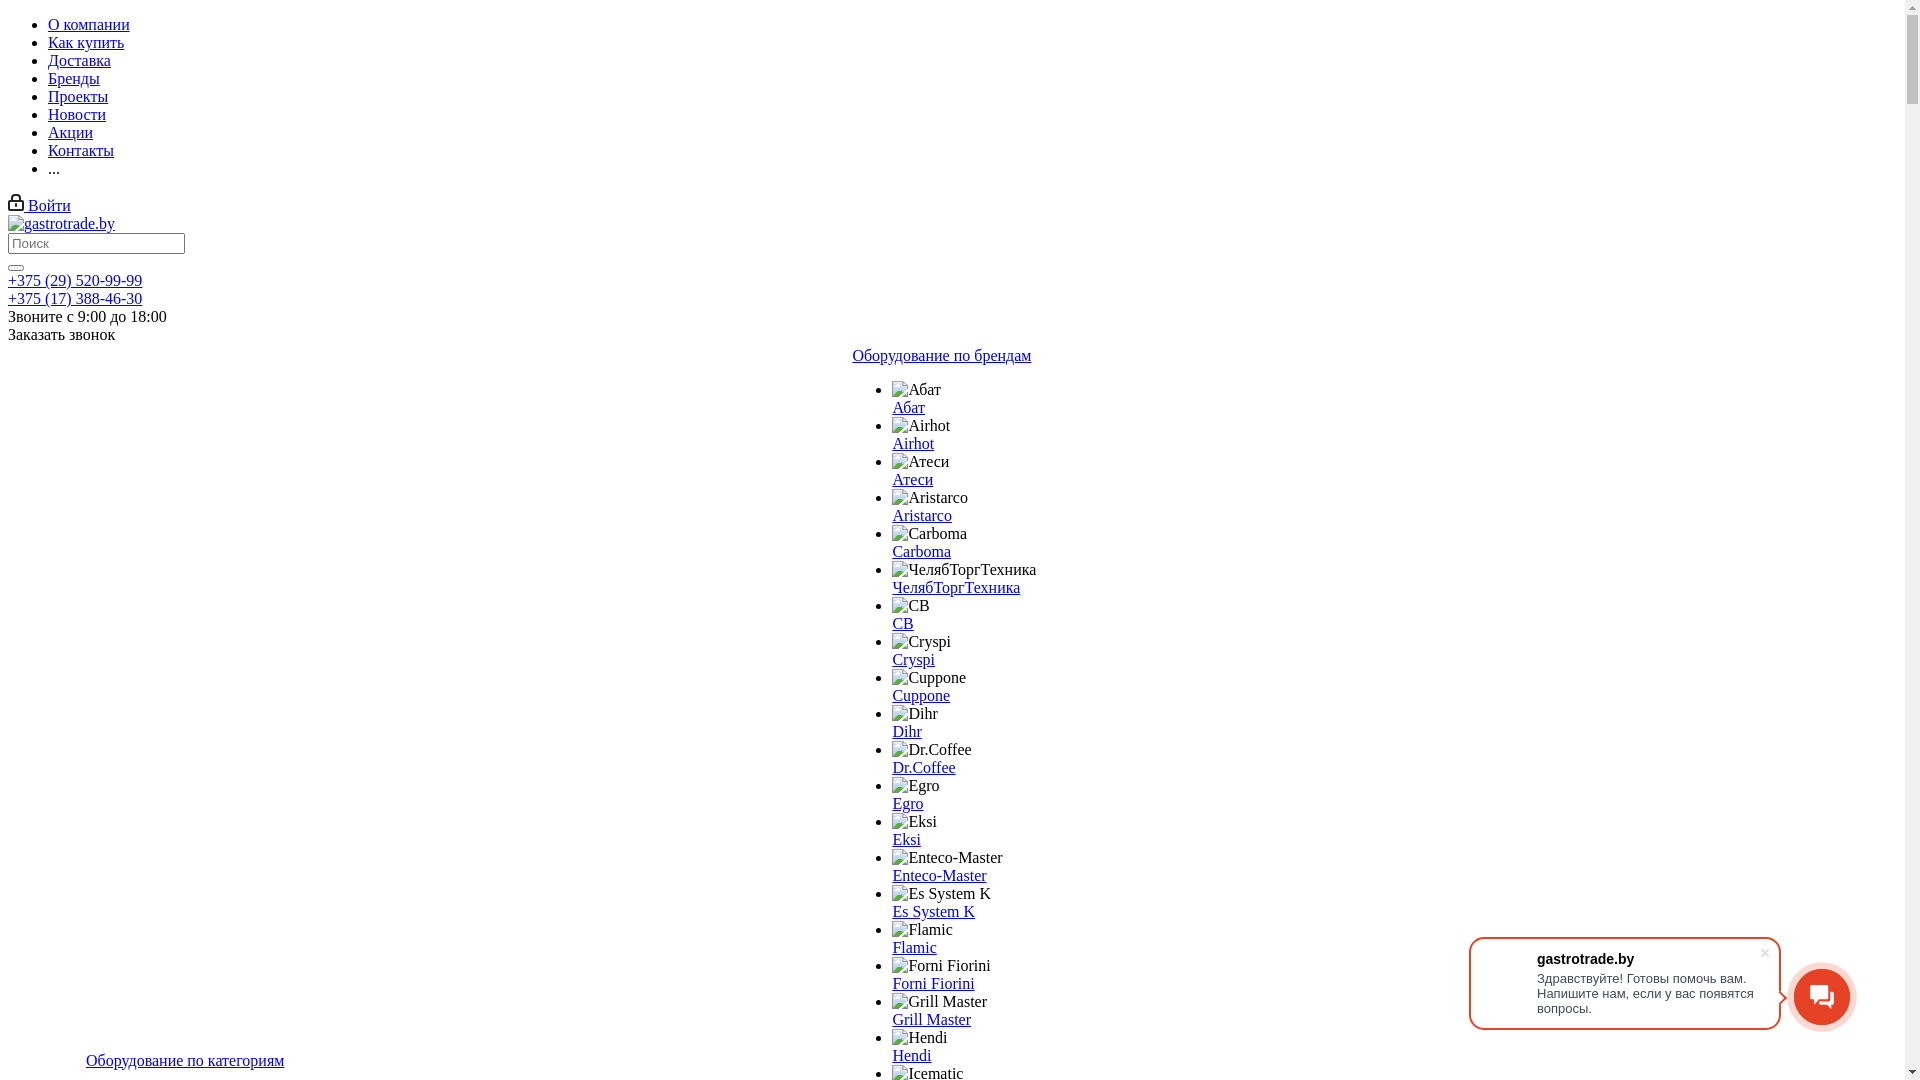 The image size is (1920, 1080). What do you see at coordinates (891, 1036) in the screenshot?
I see `'Hendi'` at bounding box center [891, 1036].